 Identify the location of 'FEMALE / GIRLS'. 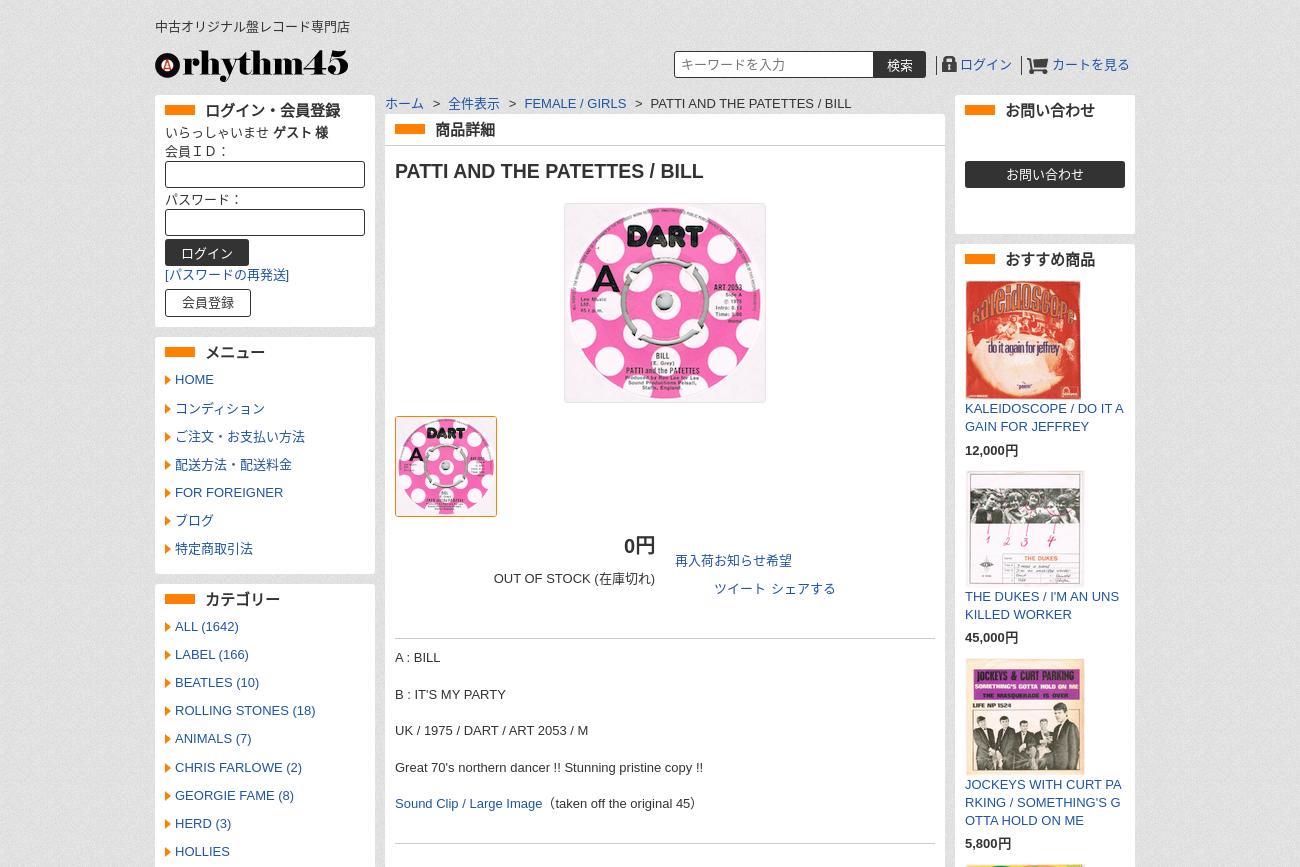
(573, 103).